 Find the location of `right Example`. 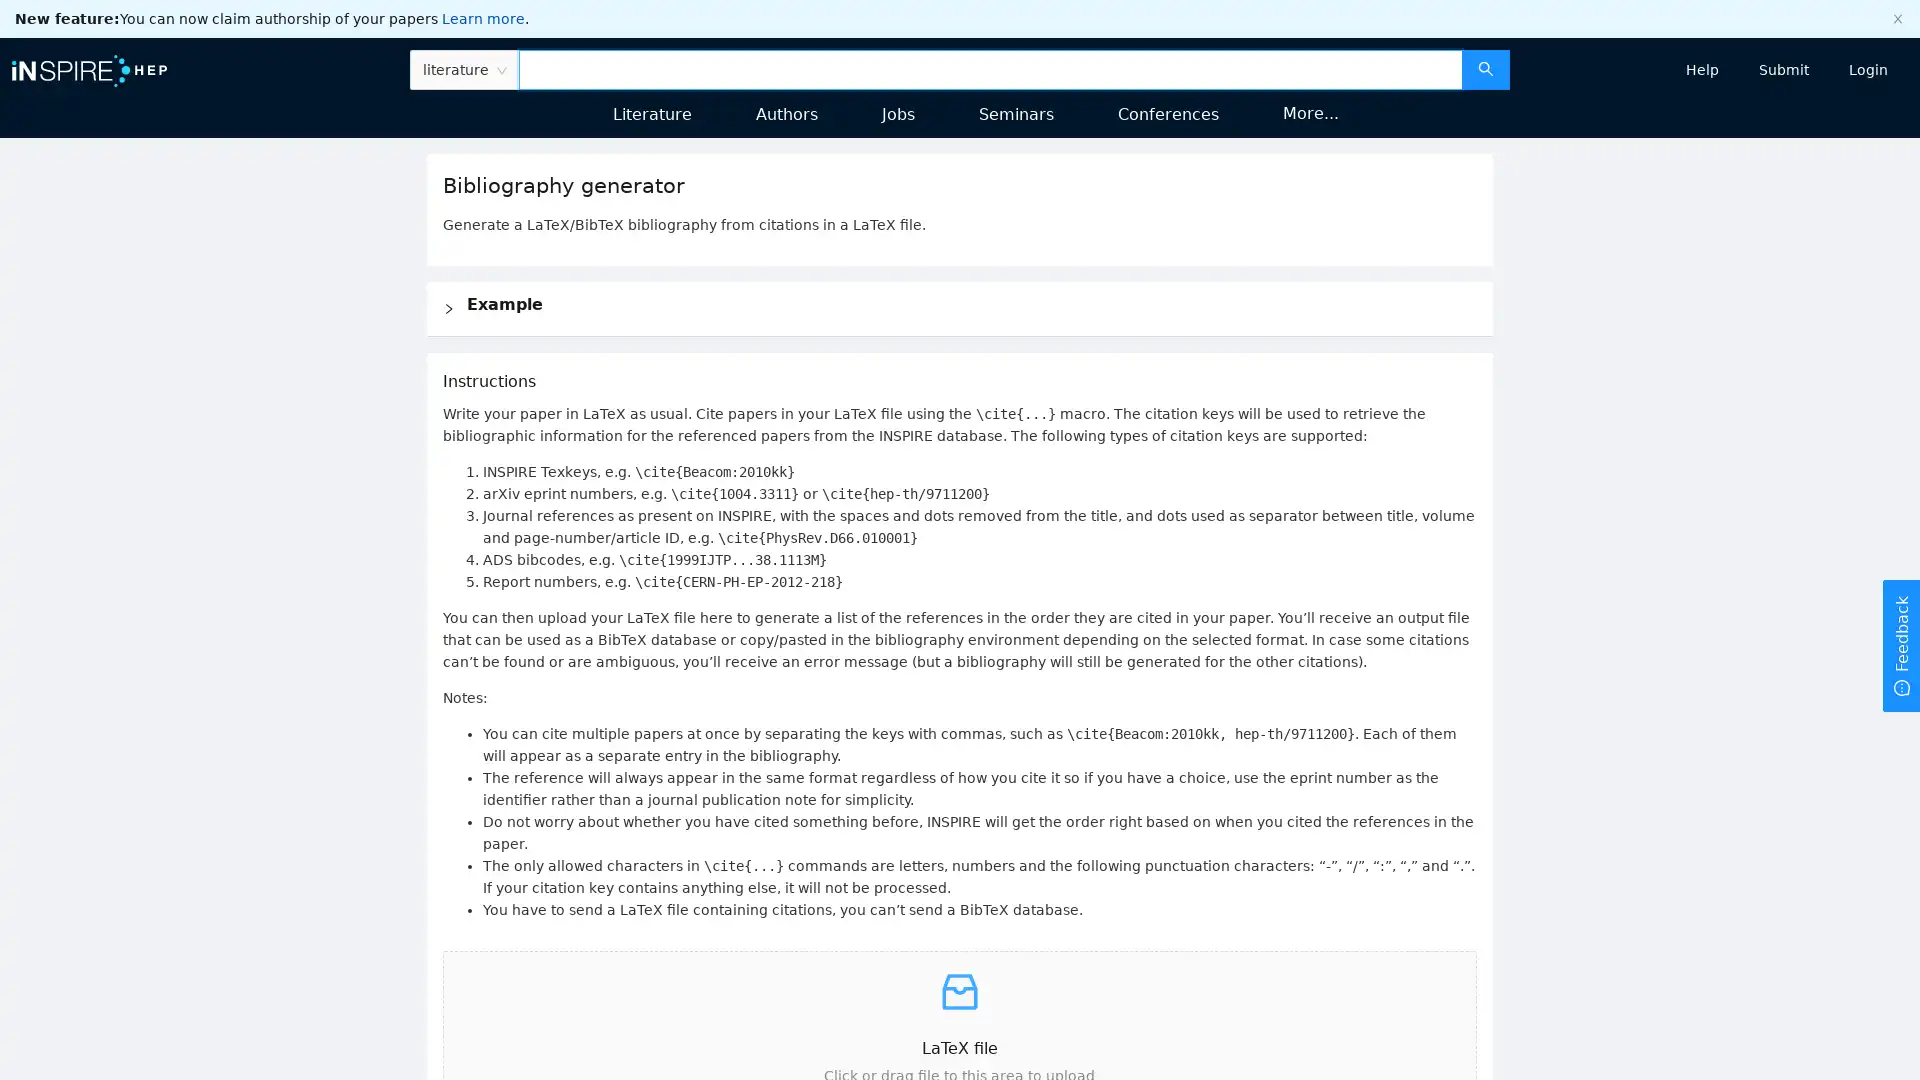

right Example is located at coordinates (958, 308).